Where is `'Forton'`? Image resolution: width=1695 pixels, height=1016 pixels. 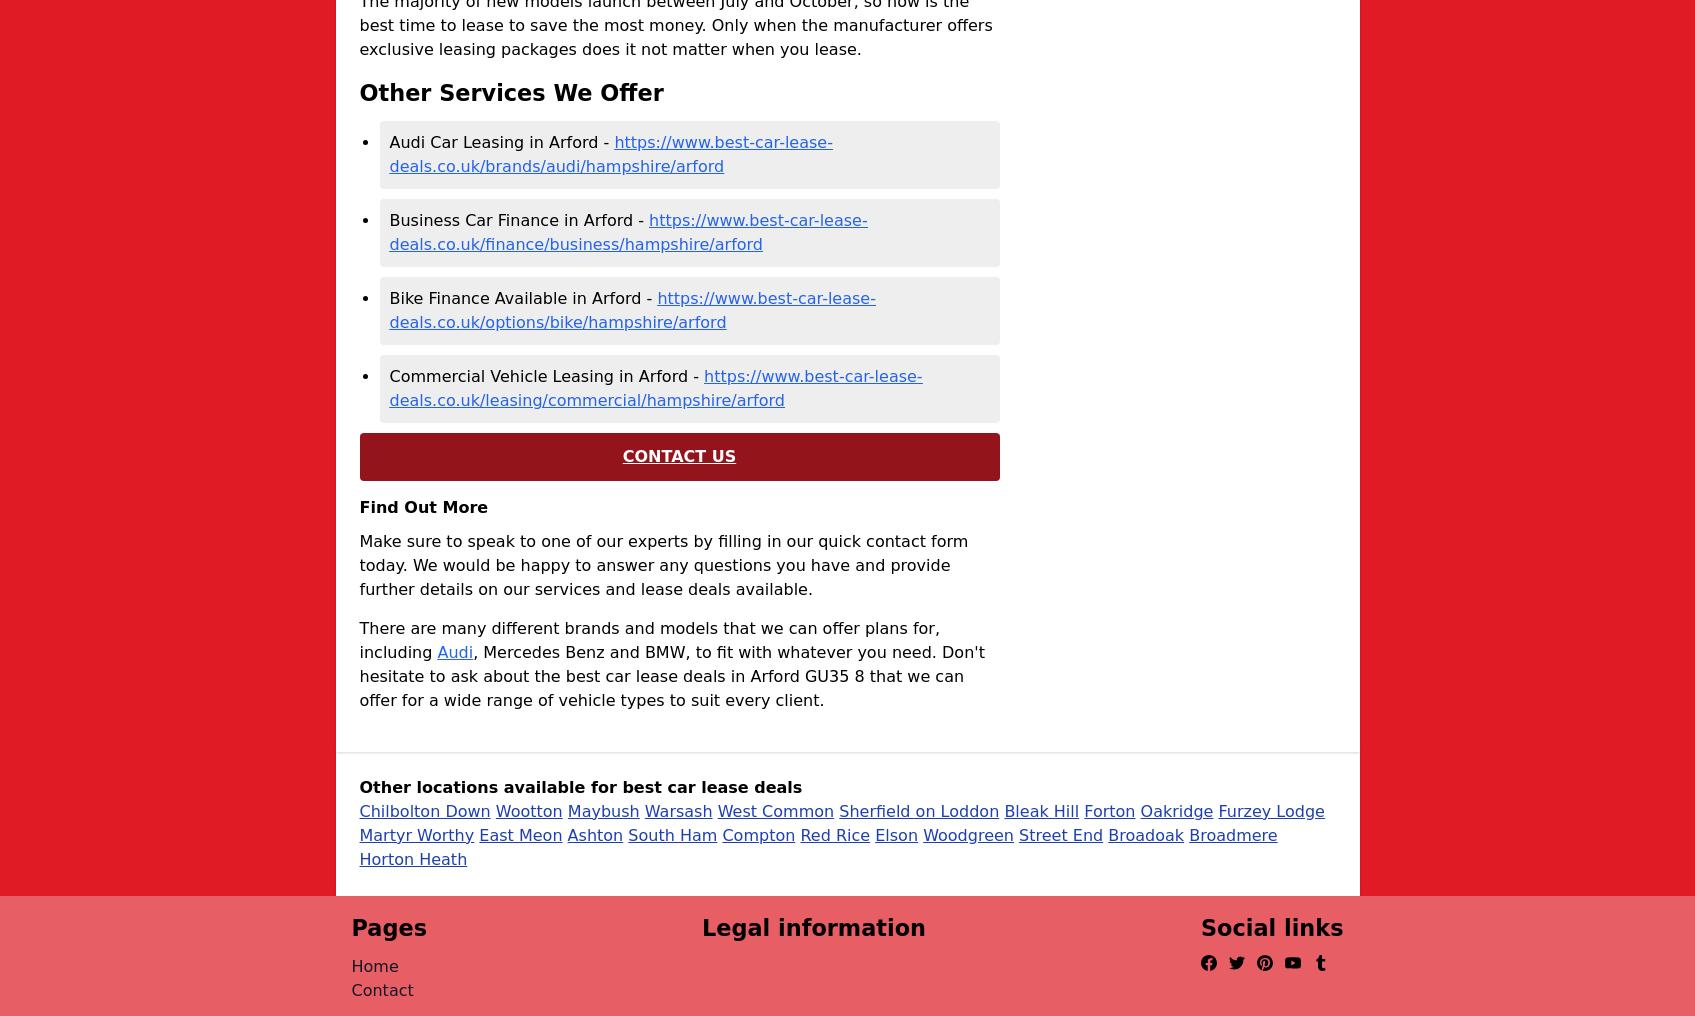 'Forton' is located at coordinates (1083, 809).